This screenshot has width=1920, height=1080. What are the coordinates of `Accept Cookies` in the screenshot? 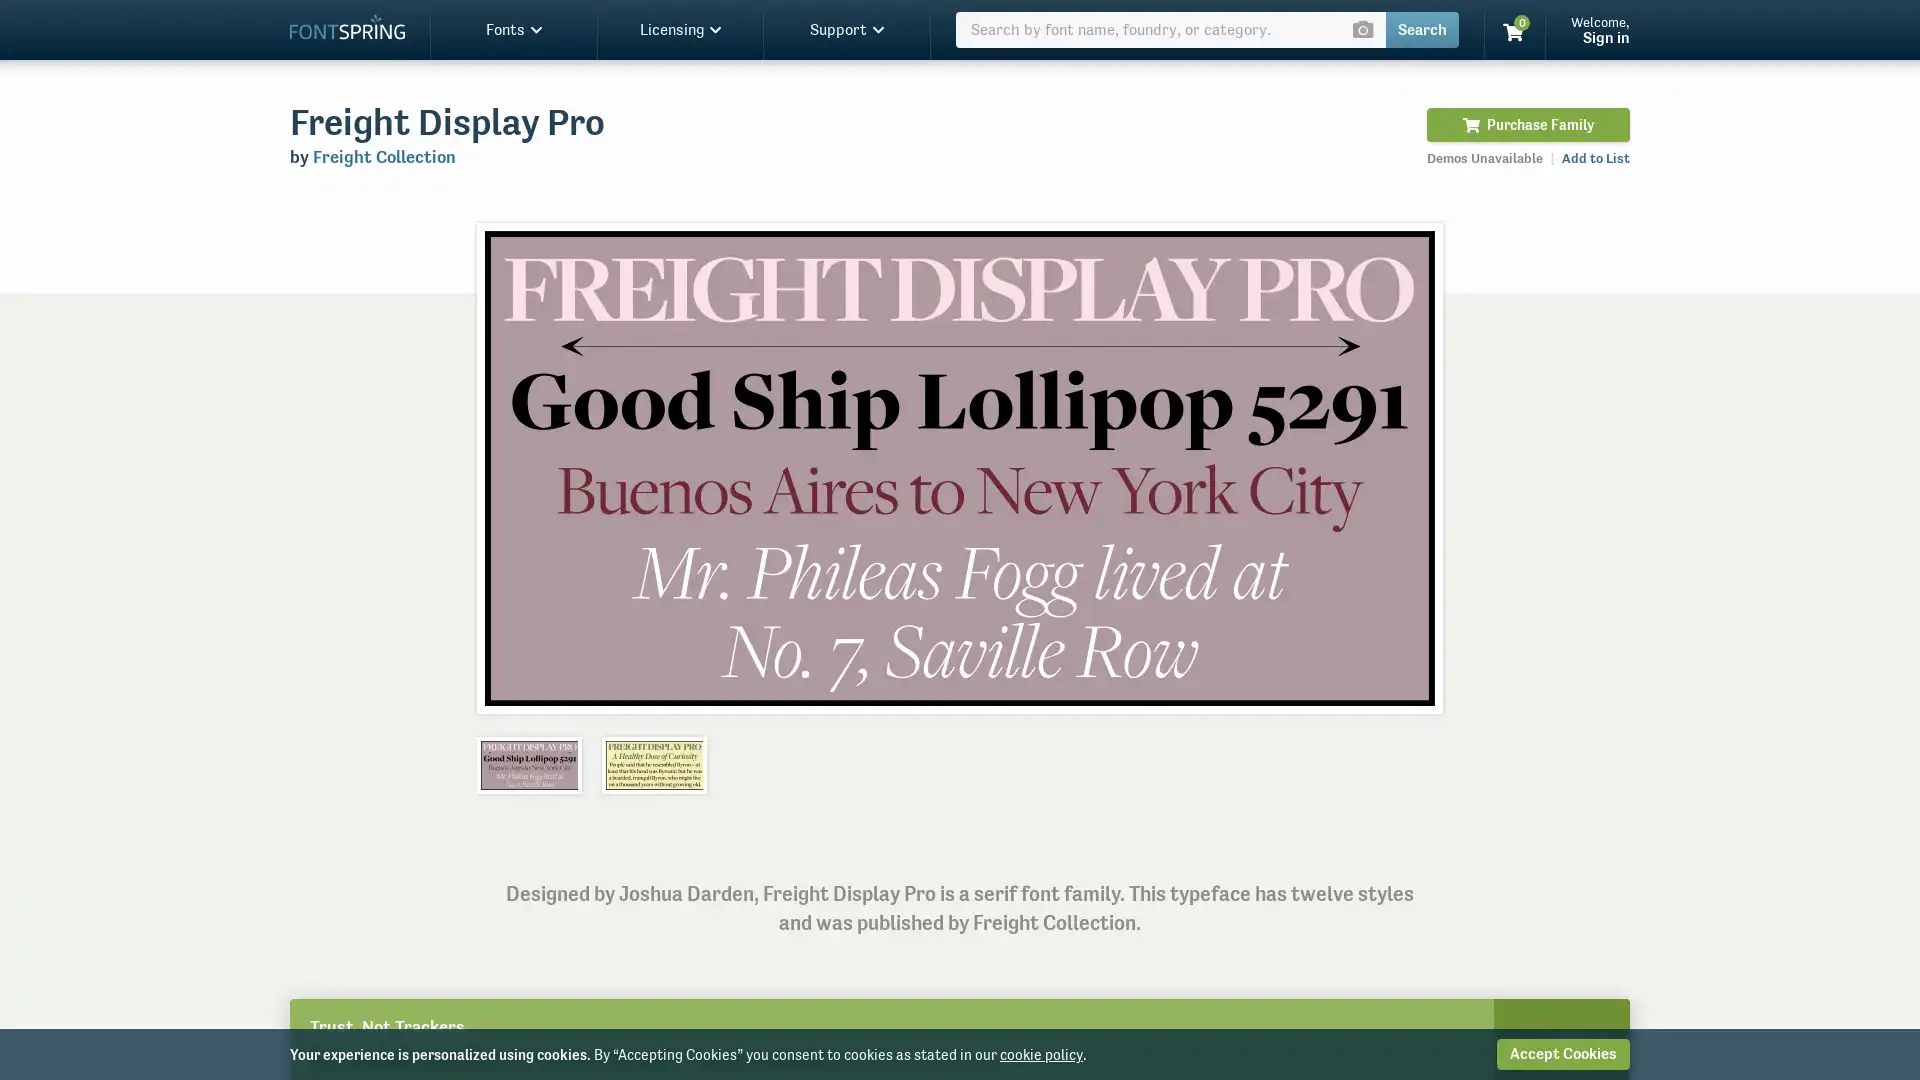 It's located at (1562, 1053).